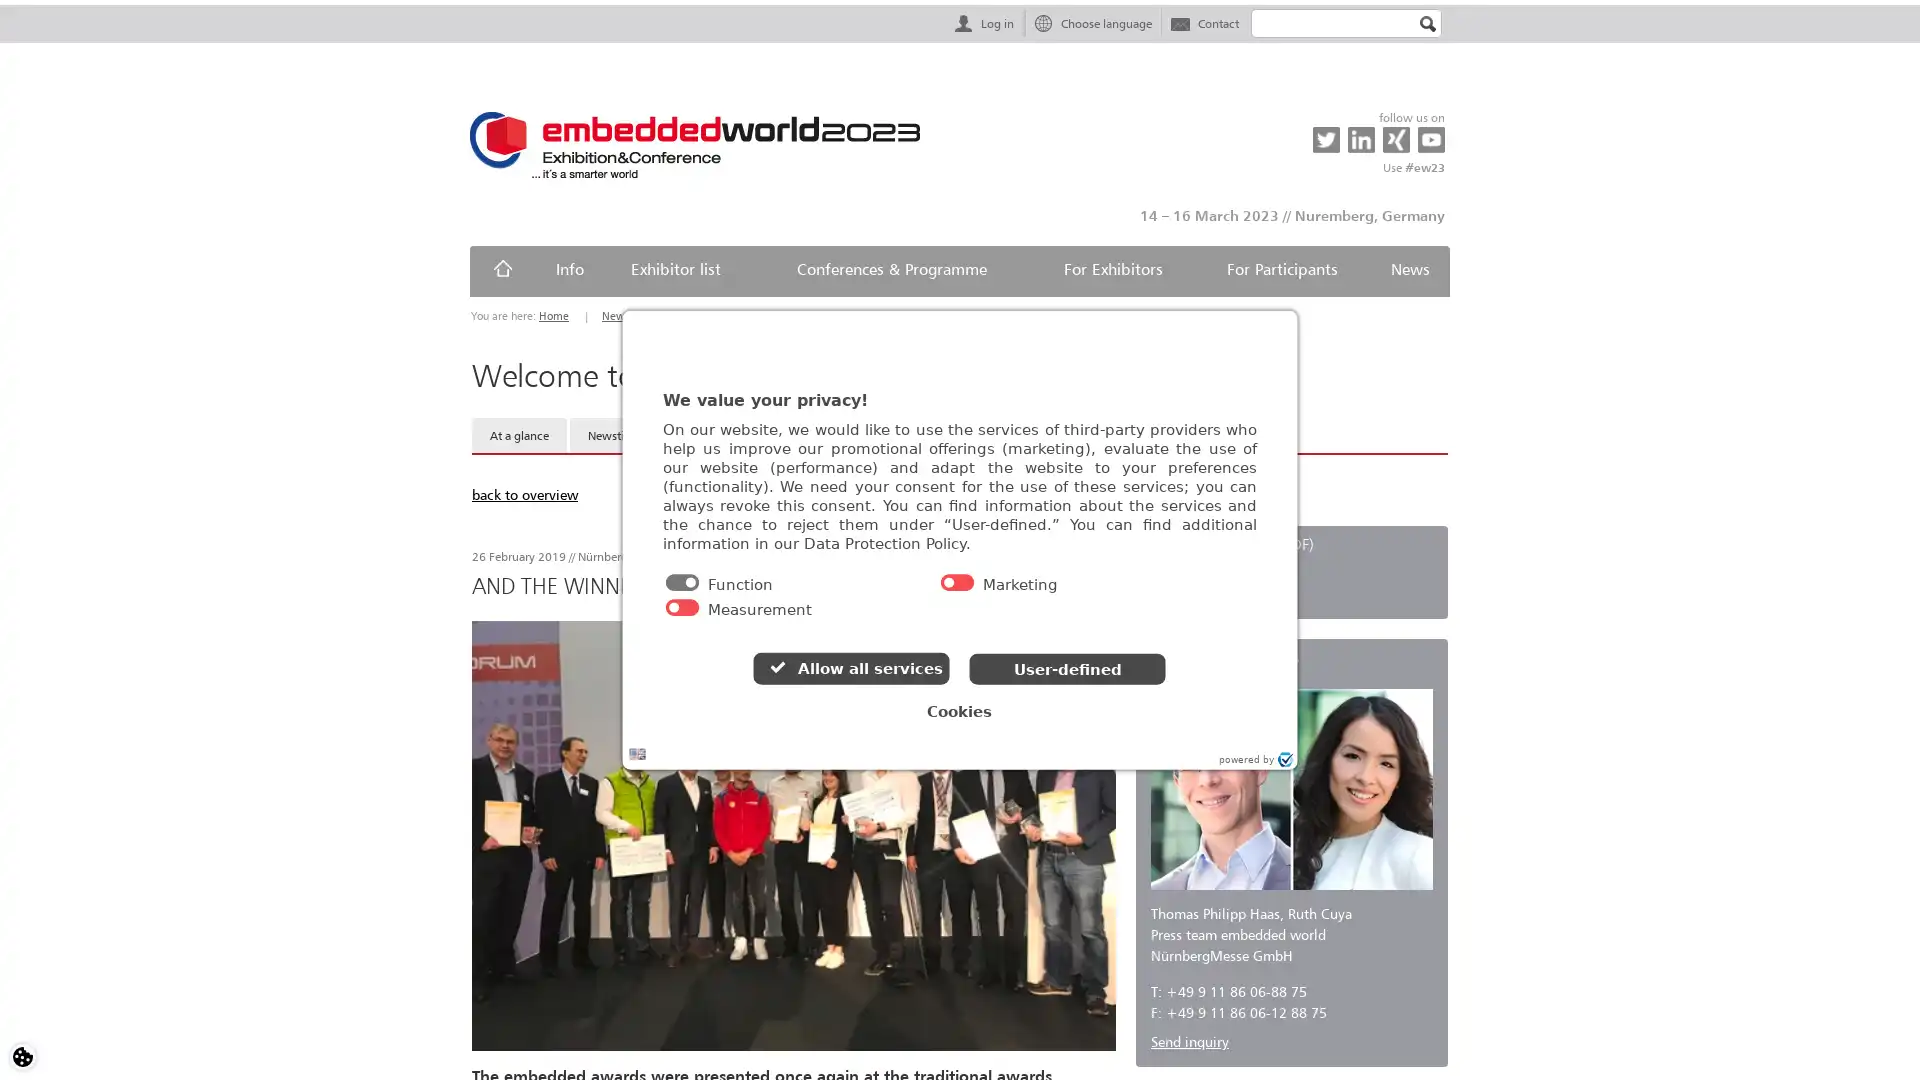  What do you see at coordinates (1091, 22) in the screenshot?
I see `Choose language Choose language` at bounding box center [1091, 22].